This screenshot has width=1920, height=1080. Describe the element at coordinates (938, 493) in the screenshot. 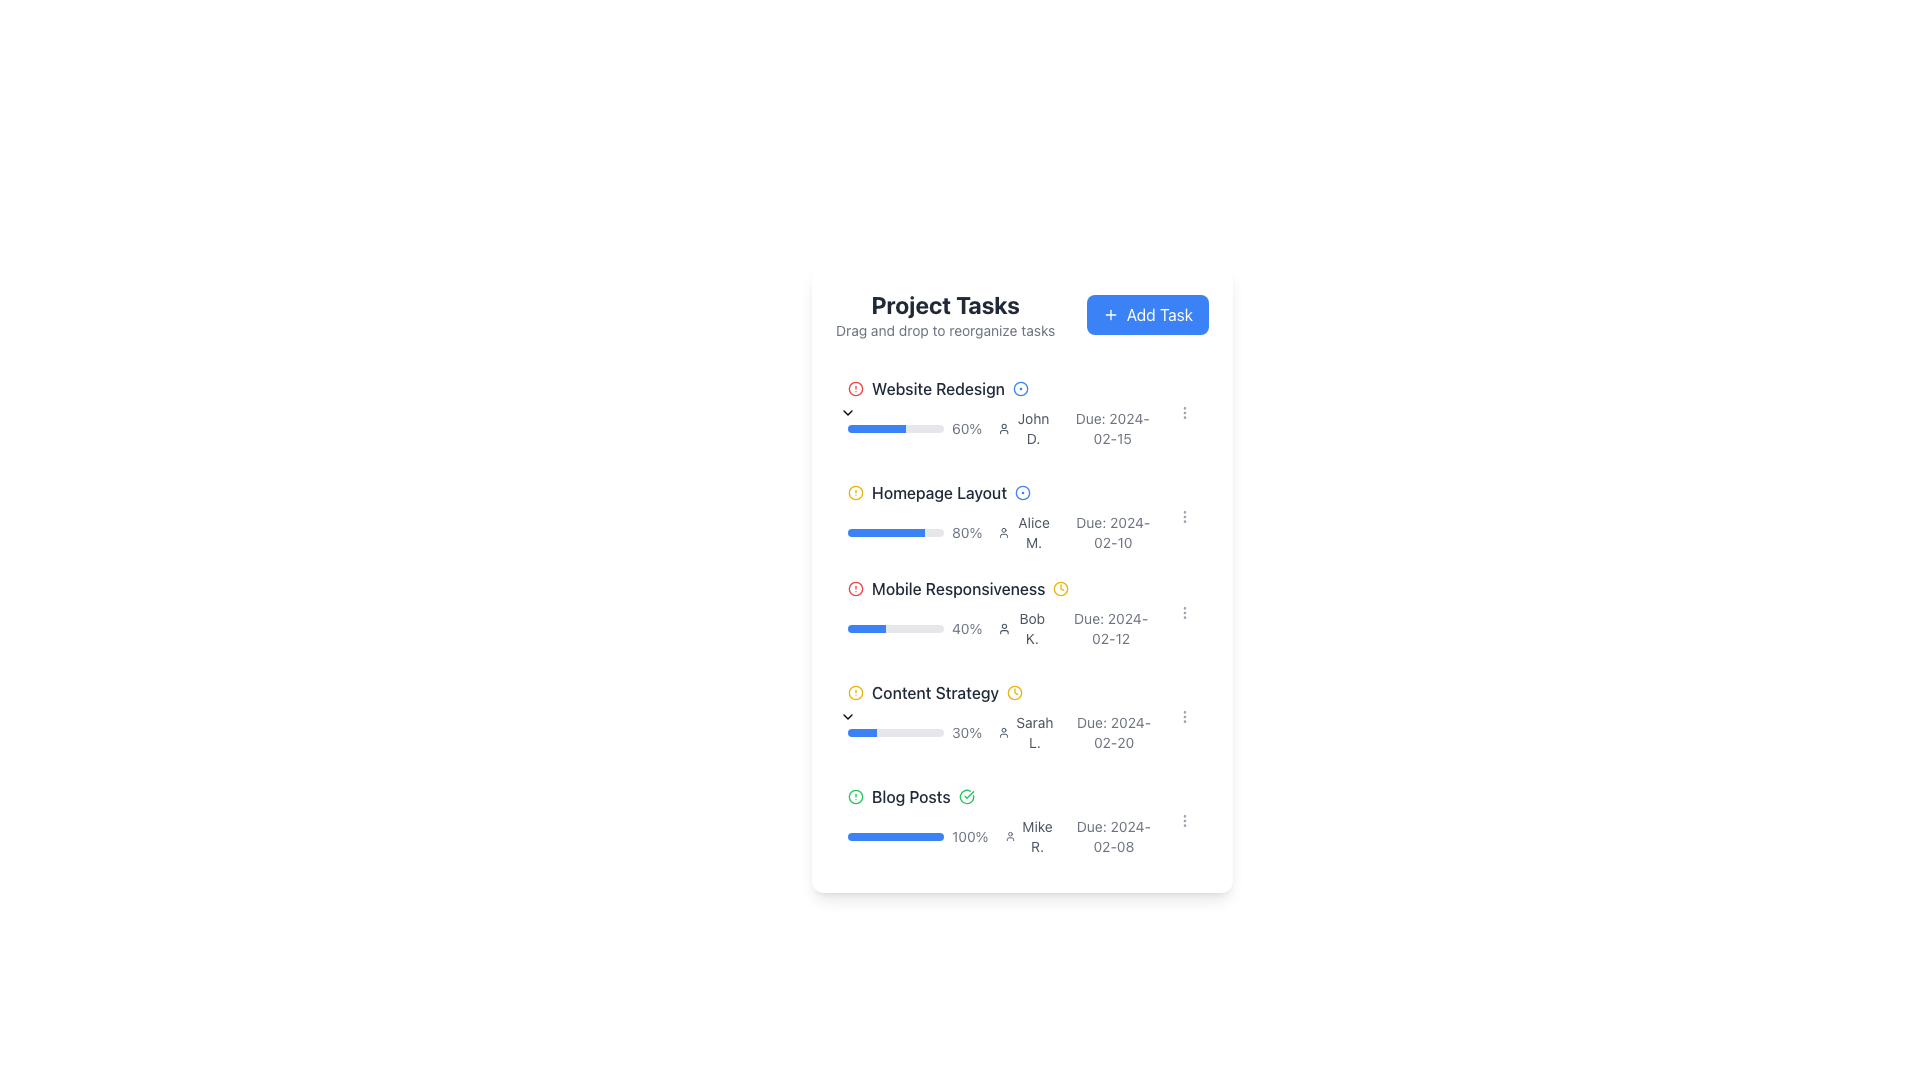

I see `the 'Homepage Layout' text label, which is styled with a medium-weight font and gray color` at that location.